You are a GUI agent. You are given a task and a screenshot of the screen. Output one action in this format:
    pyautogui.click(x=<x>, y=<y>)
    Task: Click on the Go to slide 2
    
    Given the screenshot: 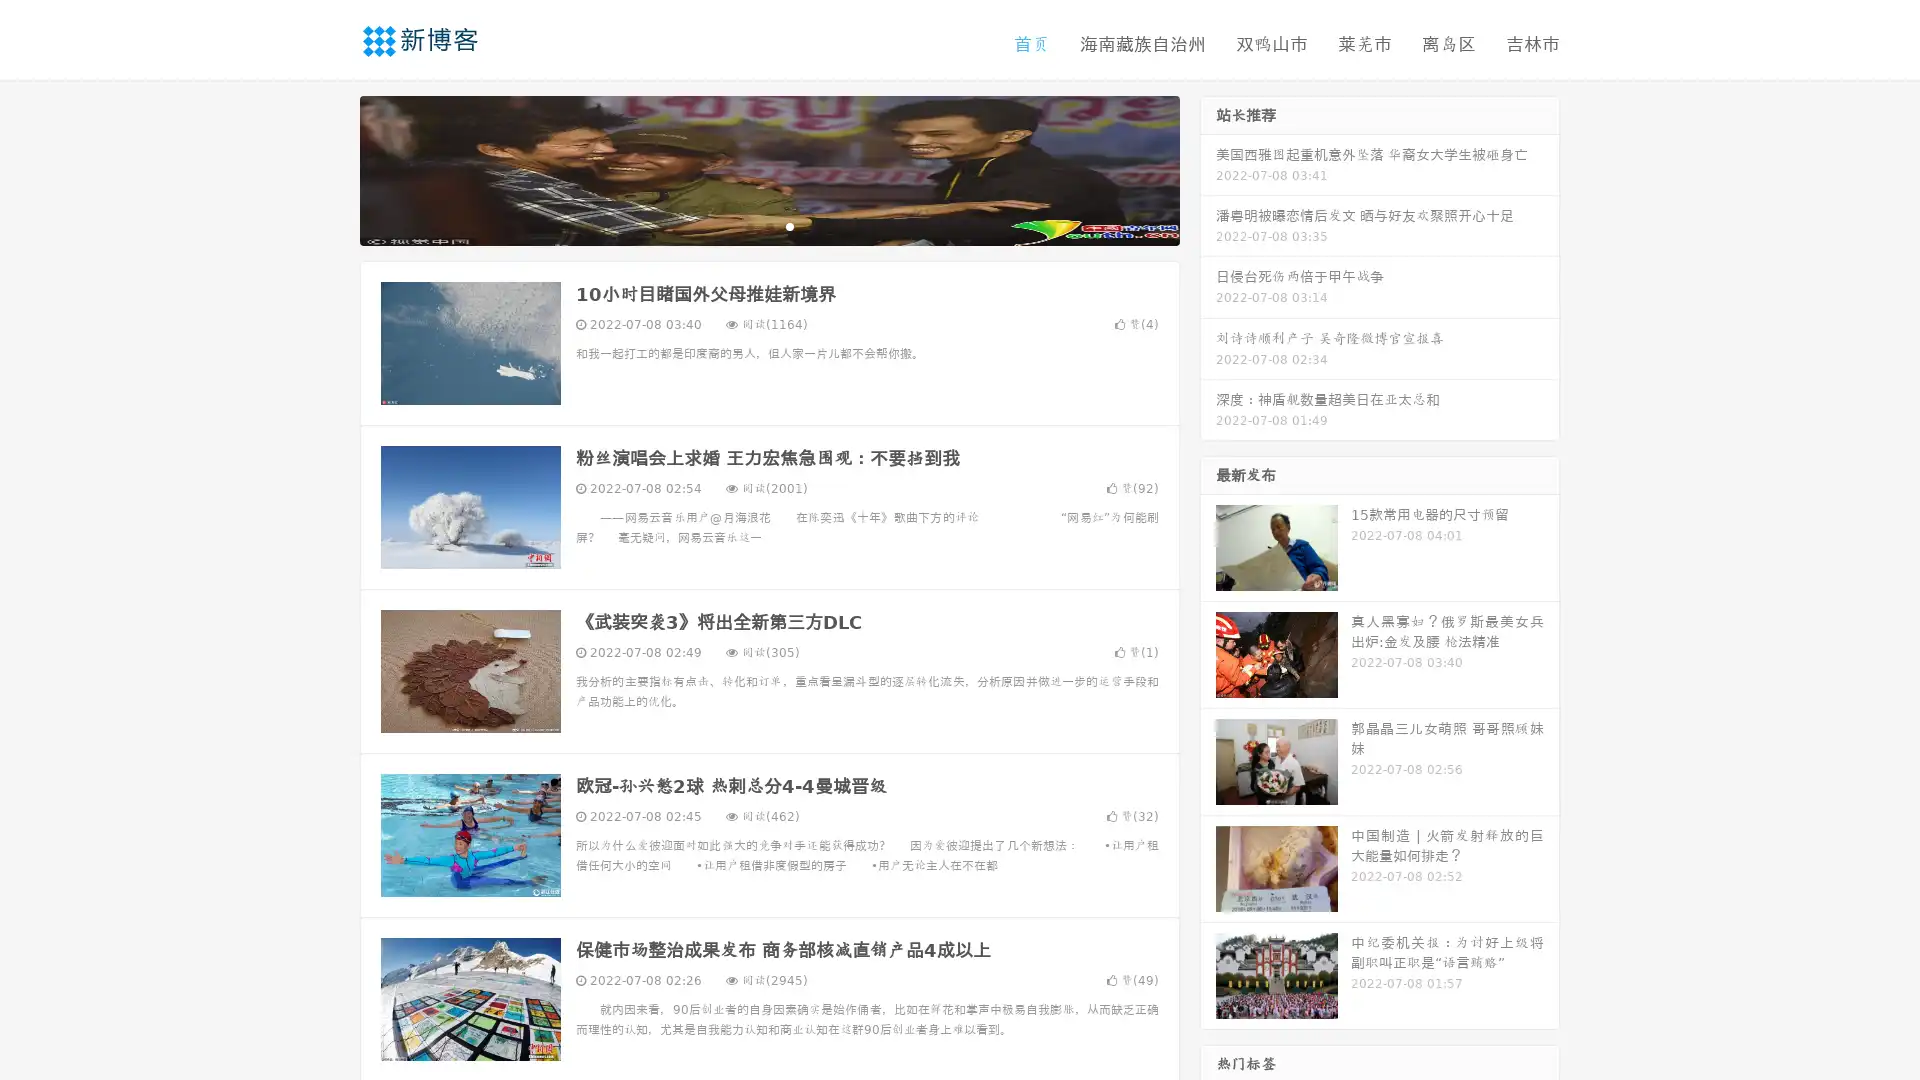 What is the action you would take?
    pyautogui.click(x=768, y=225)
    